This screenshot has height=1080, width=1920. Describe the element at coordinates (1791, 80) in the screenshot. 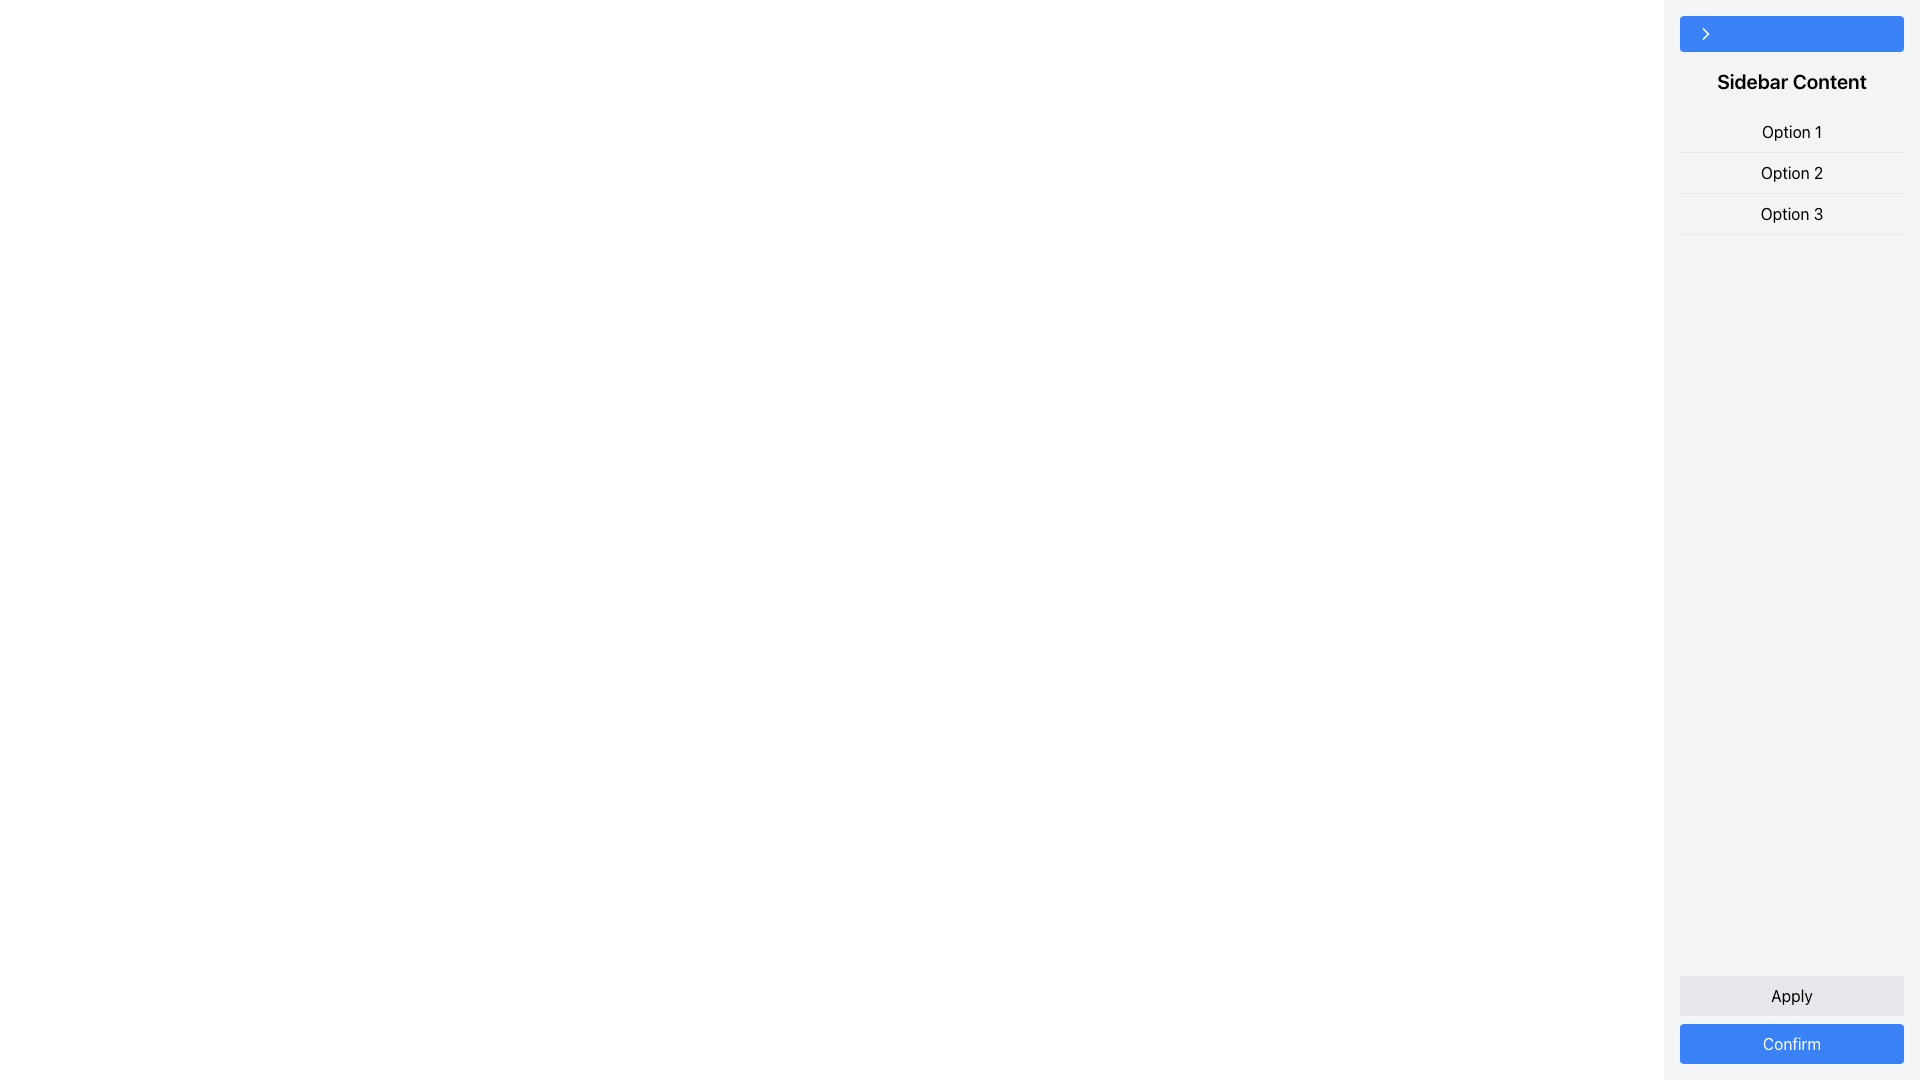

I see `the Text label that acts as a section or sidebar header, positioned directly below a blue button and above a list of options labeled 'Option 1', 'Option 2', and 'Option 3'` at that location.